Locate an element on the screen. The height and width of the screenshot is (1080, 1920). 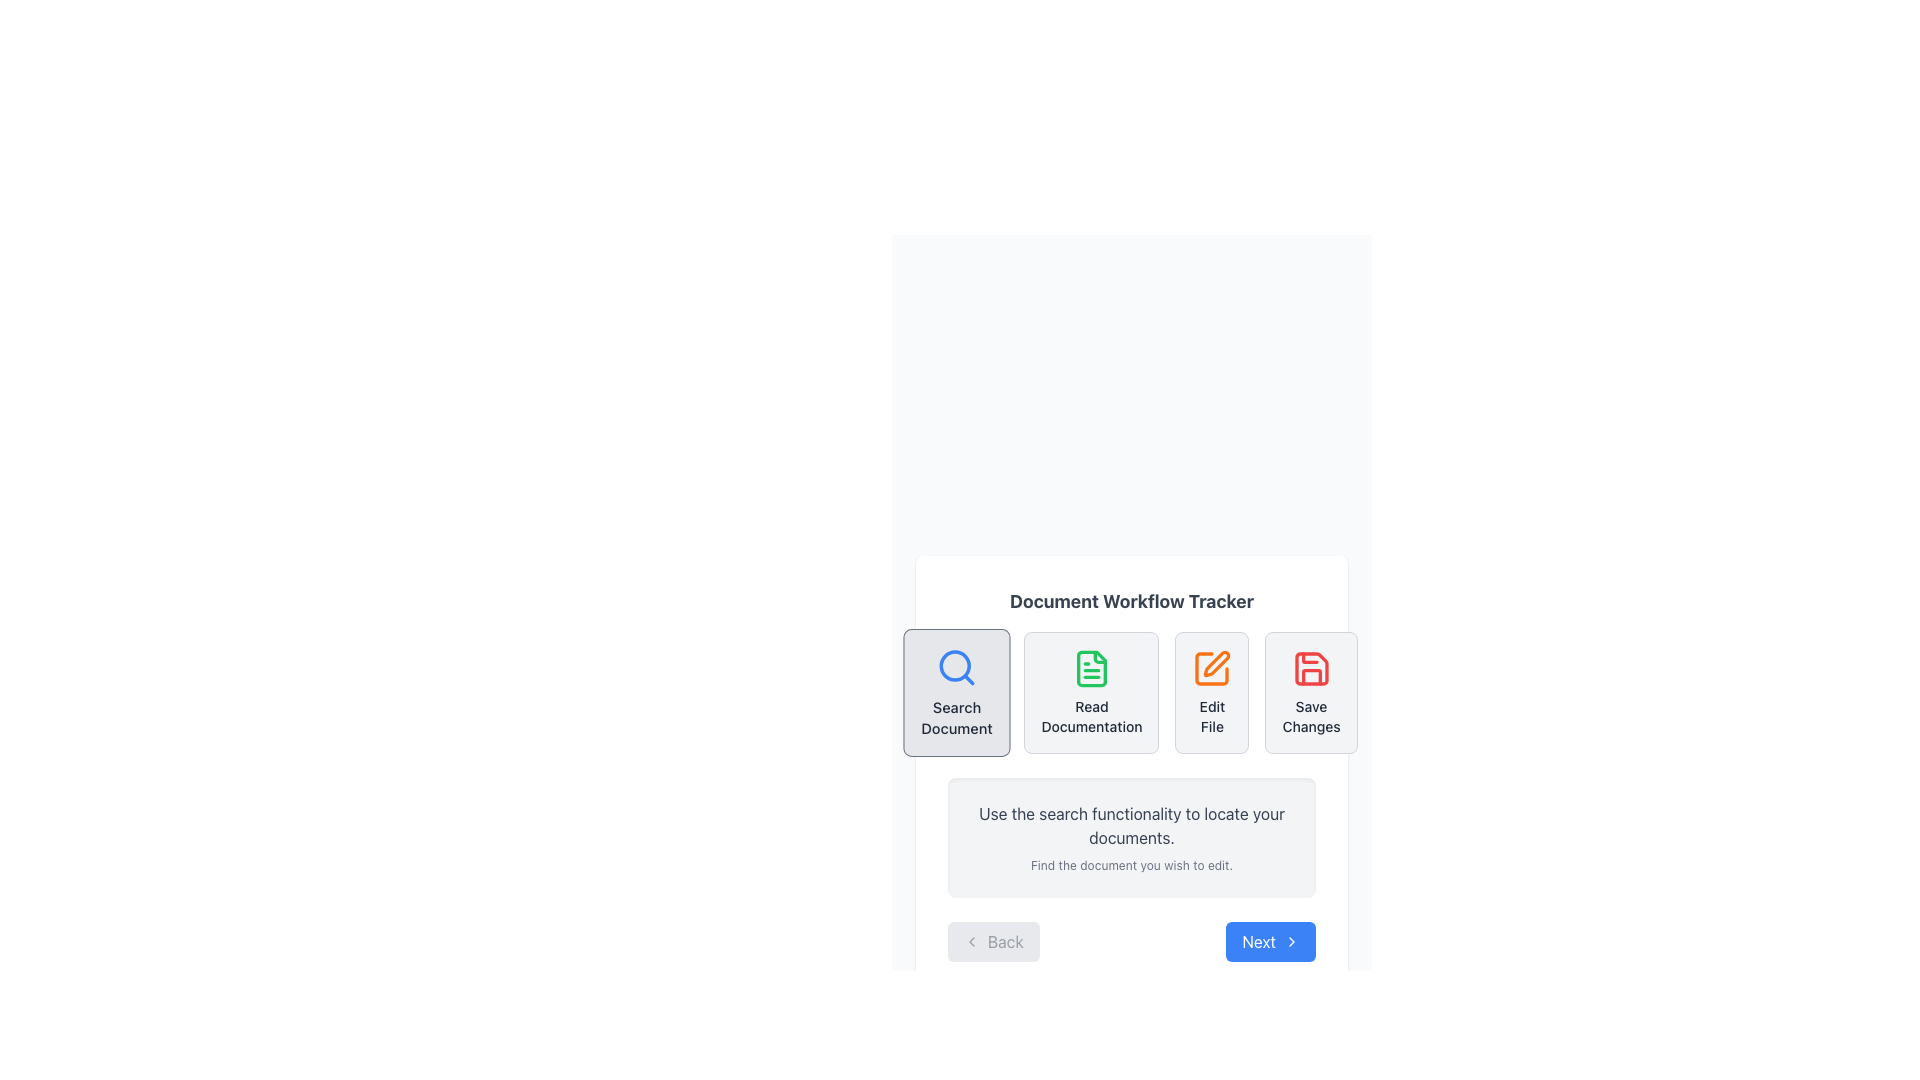
the orange square-shaped icon button with a stylized pen icon labeled 'Edit File' is located at coordinates (1211, 668).